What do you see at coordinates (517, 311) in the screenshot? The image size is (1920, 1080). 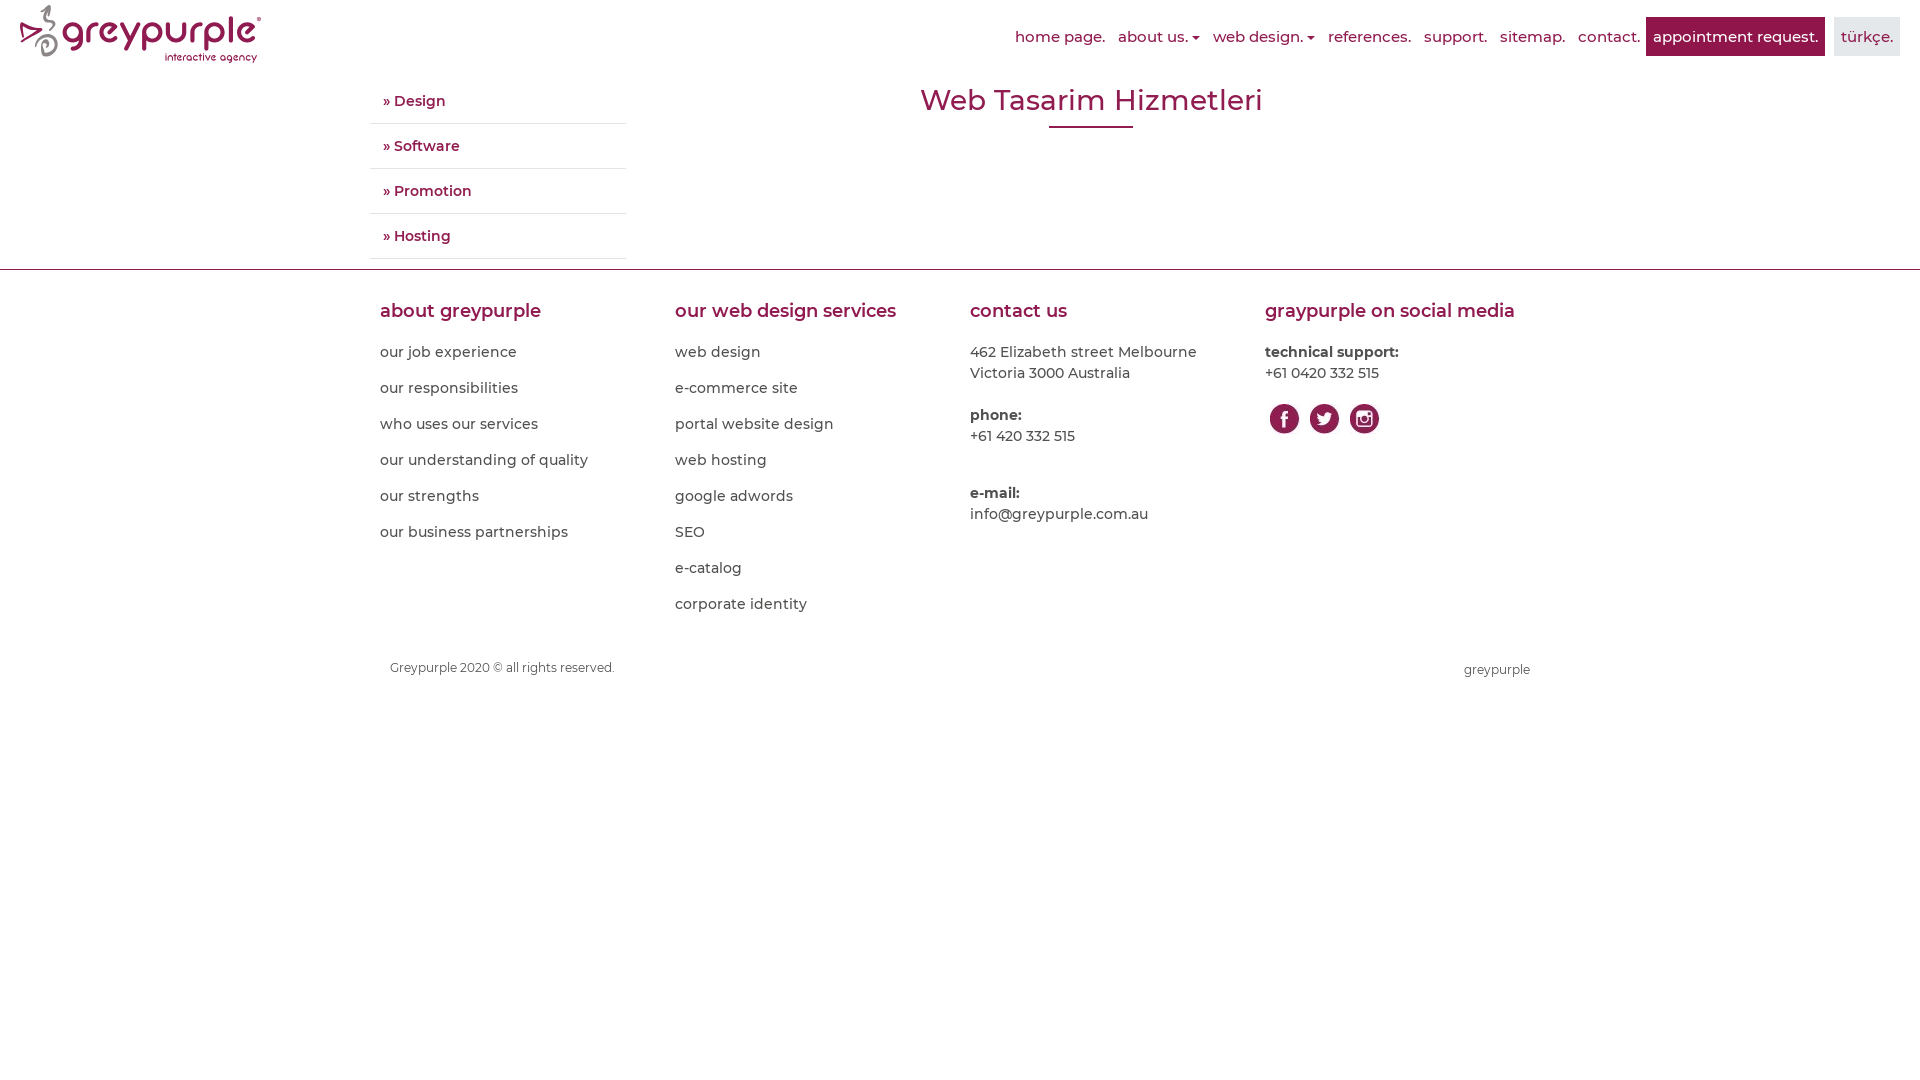 I see `'about greypurple'` at bounding box center [517, 311].